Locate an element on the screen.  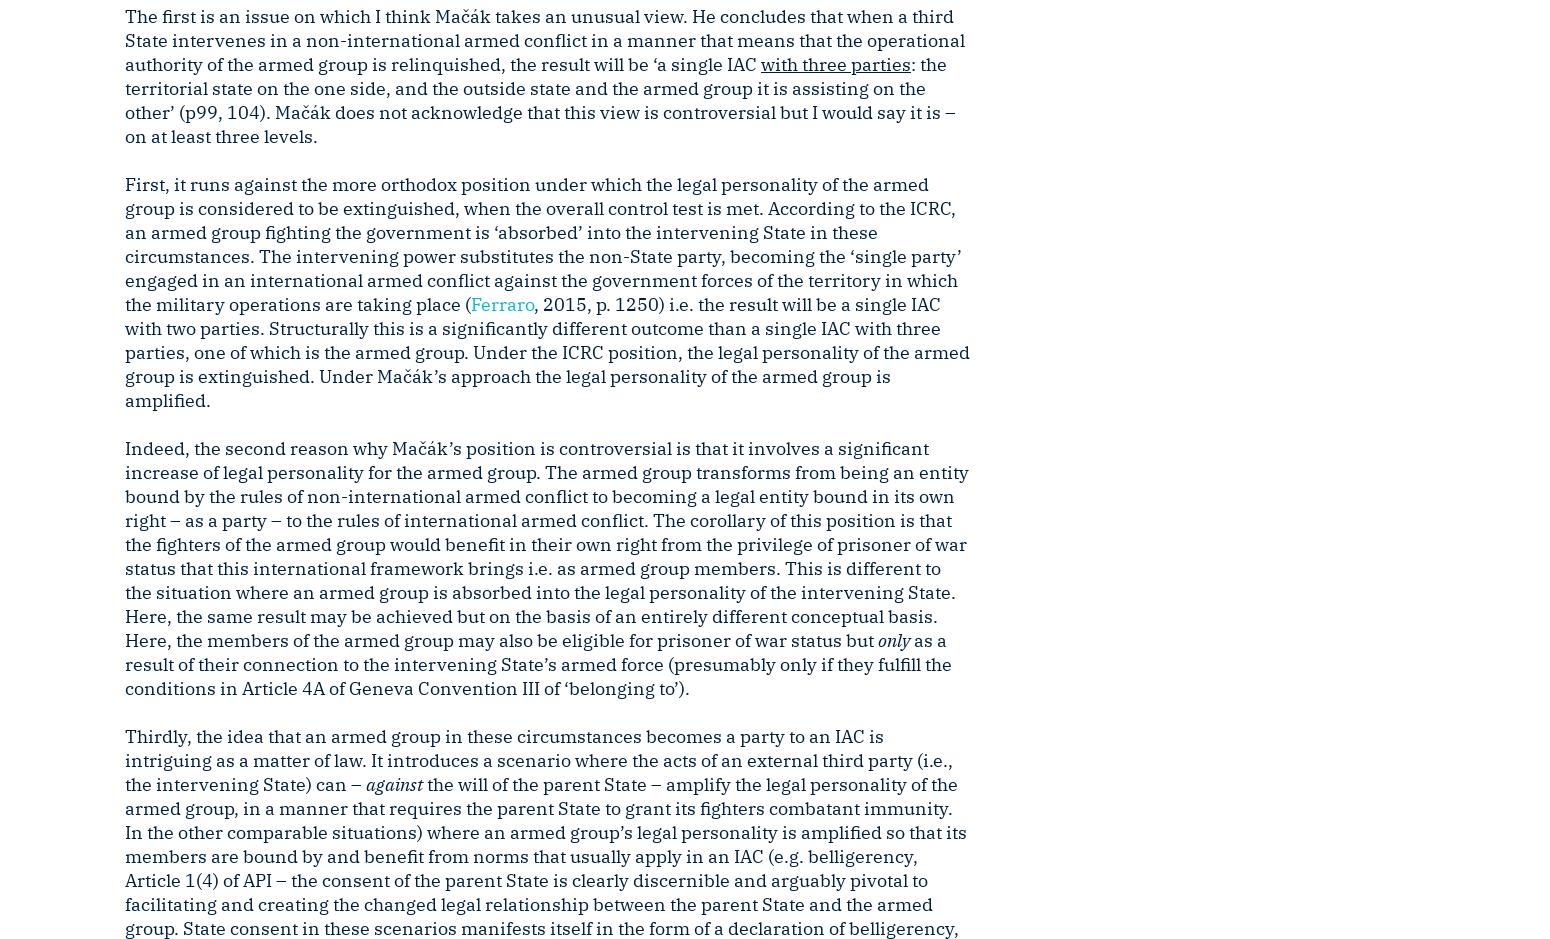
'Ferraro' is located at coordinates (501, 304).